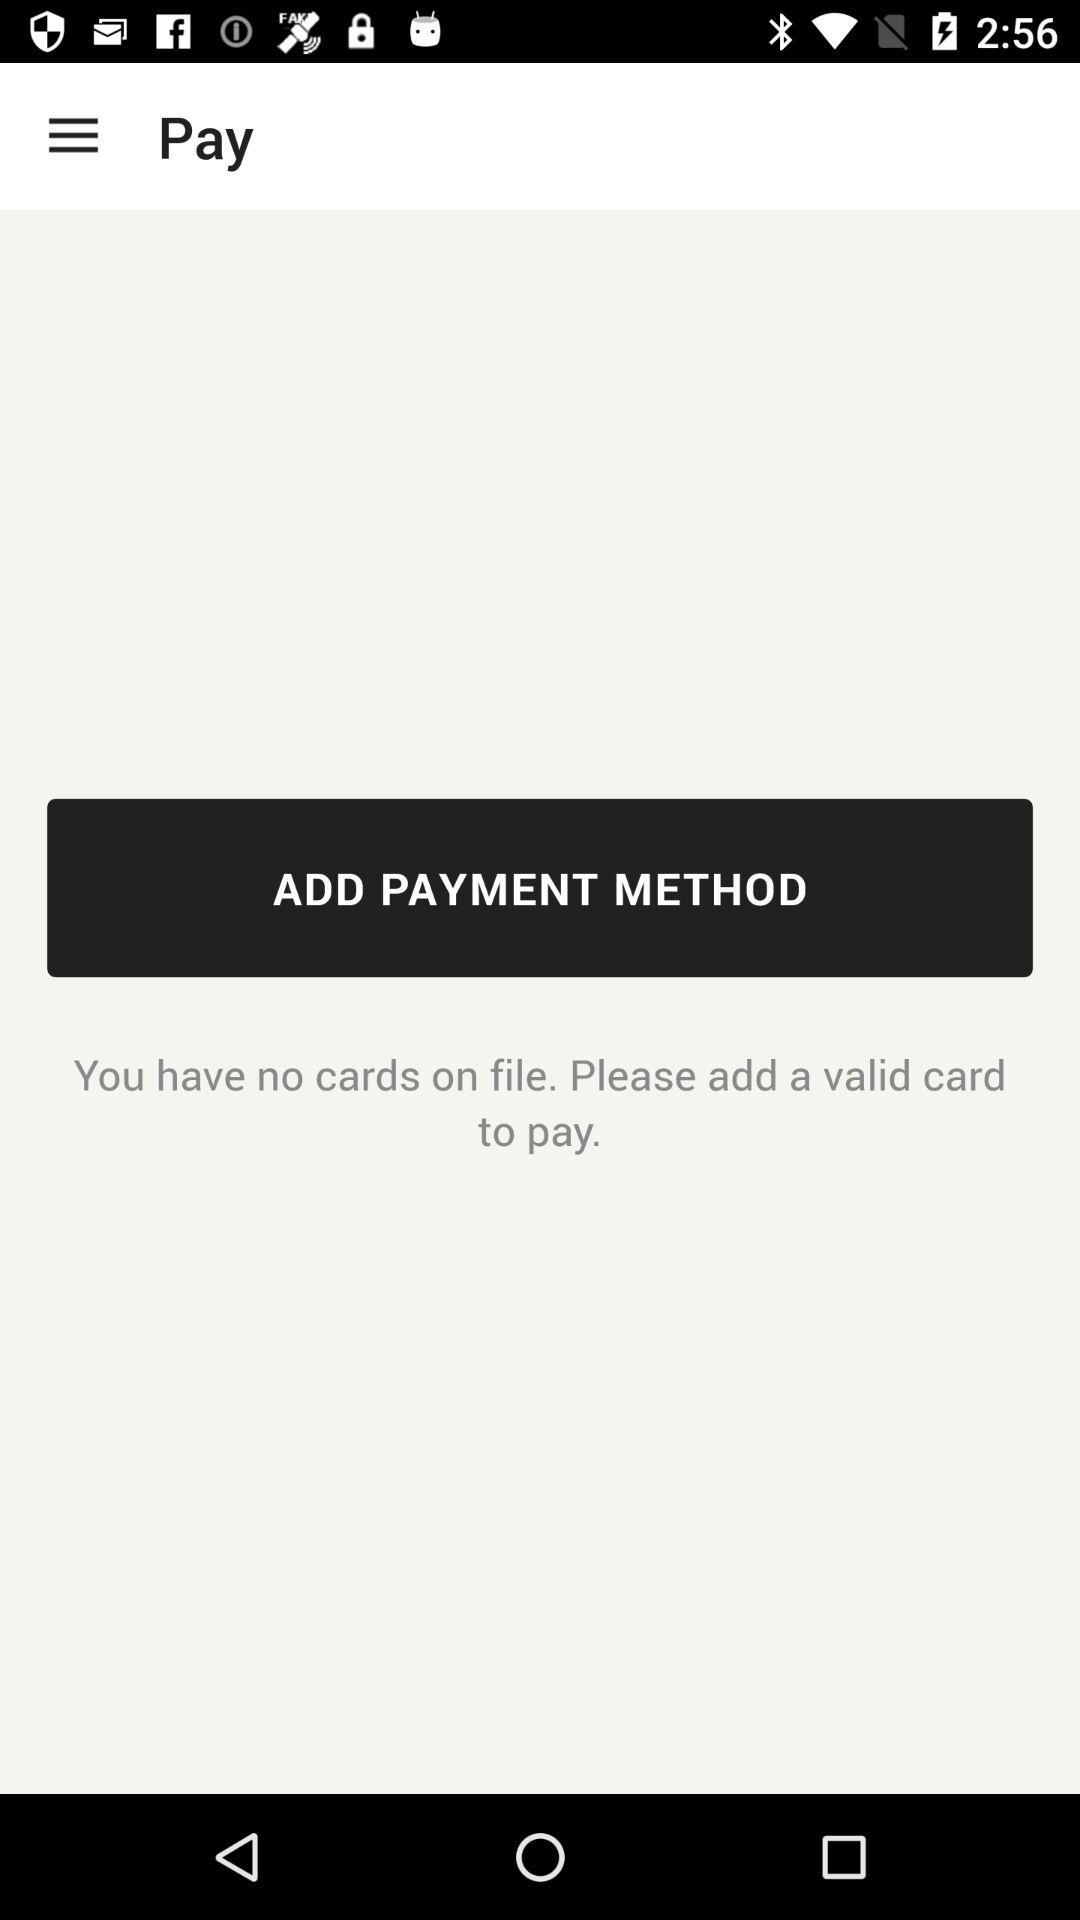 This screenshot has height=1920, width=1080. Describe the element at coordinates (72, 135) in the screenshot. I see `the icon to the left of the pay app` at that location.